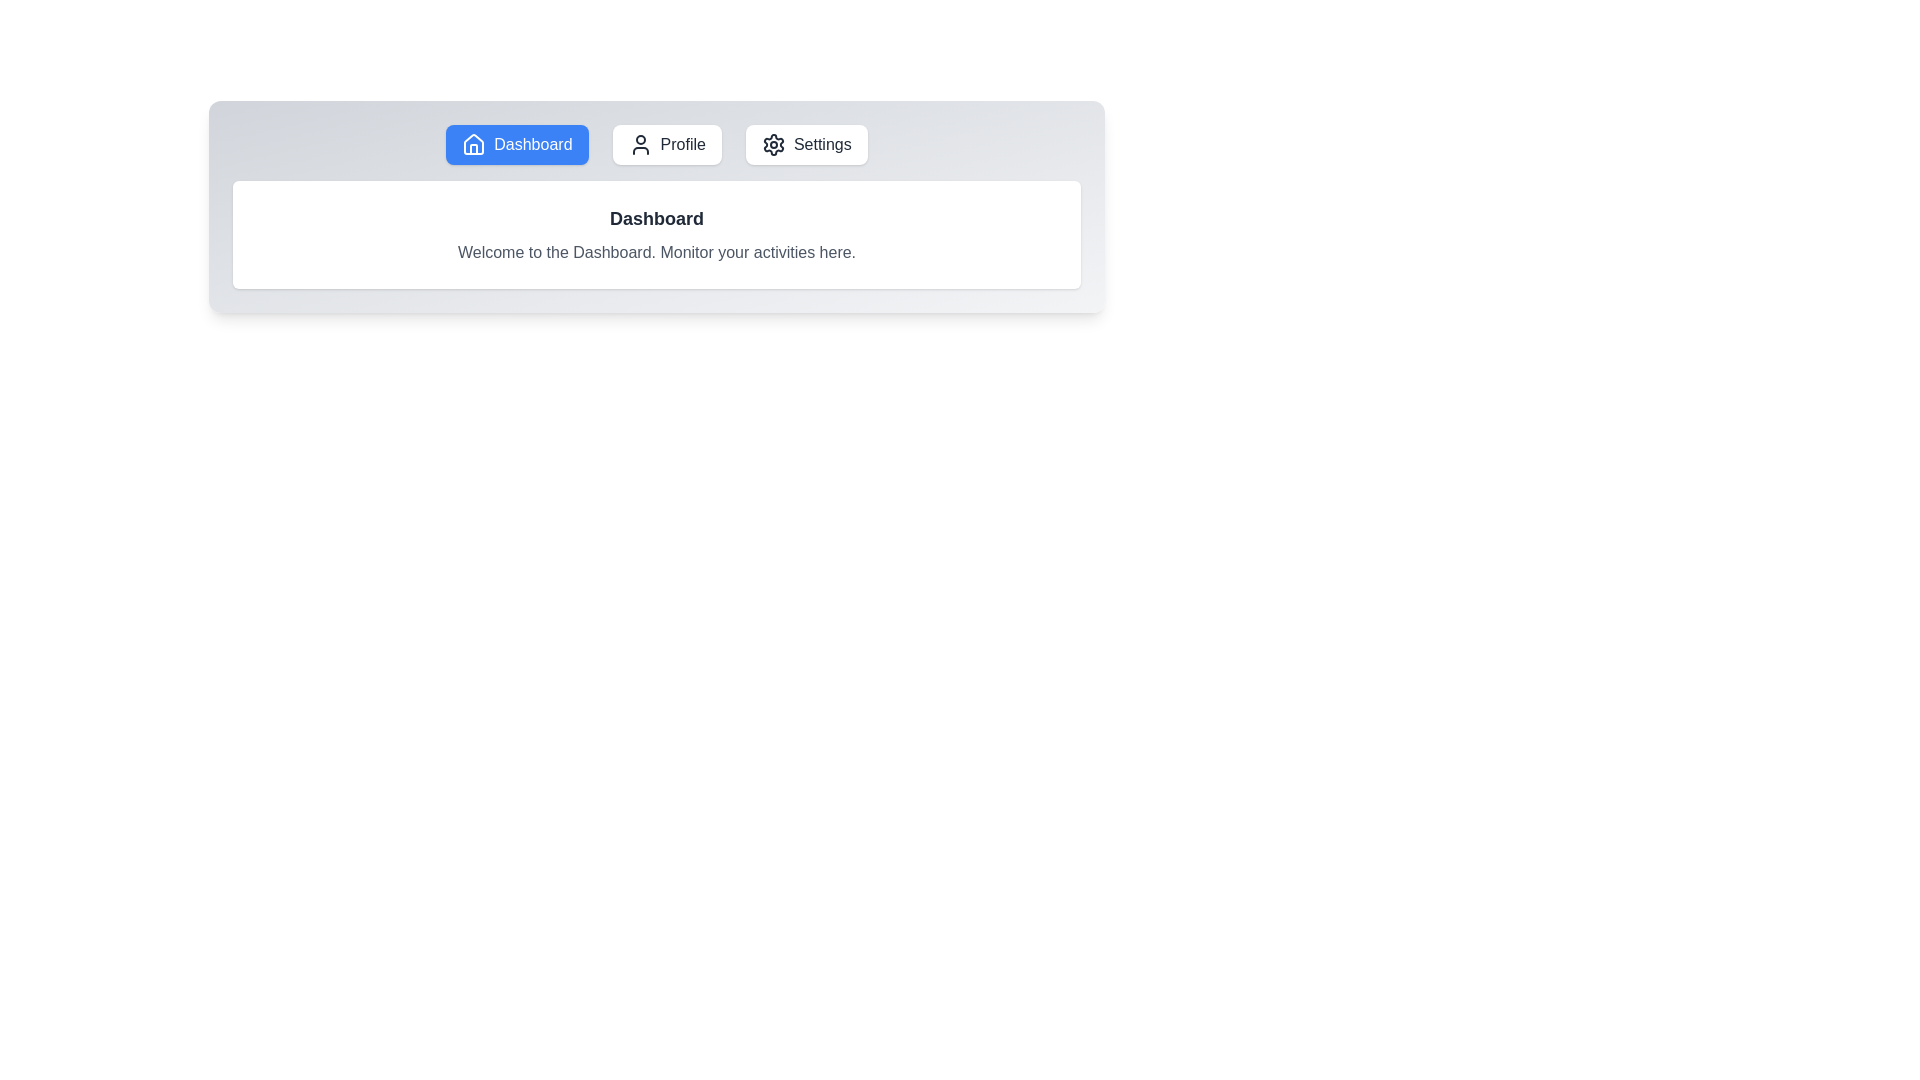 Image resolution: width=1920 pixels, height=1080 pixels. Describe the element at coordinates (517, 144) in the screenshot. I see `the Dashboard tab by clicking on the corresponding button` at that location.